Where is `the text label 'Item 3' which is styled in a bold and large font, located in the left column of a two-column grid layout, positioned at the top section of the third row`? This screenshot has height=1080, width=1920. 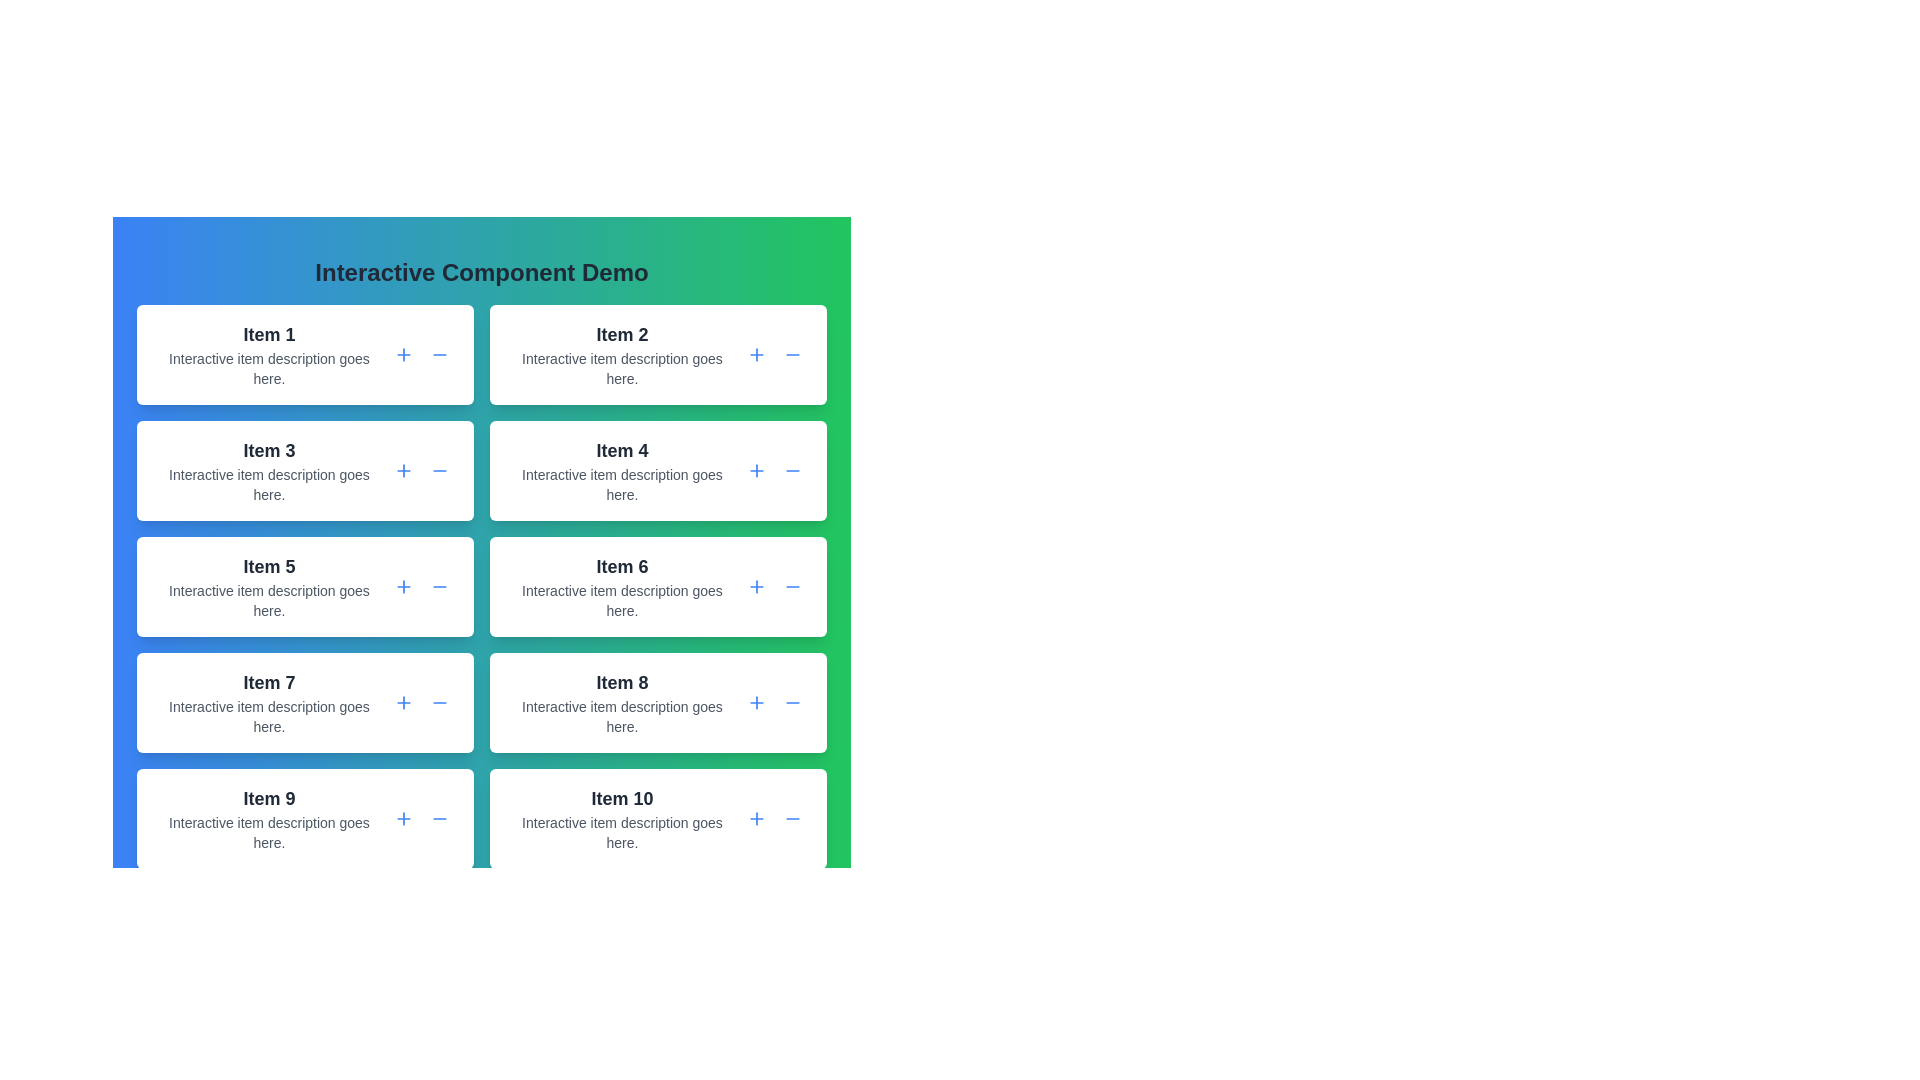
the text label 'Item 3' which is styled in a bold and large font, located in the left column of a two-column grid layout, positioned at the top section of the third row is located at coordinates (268, 451).